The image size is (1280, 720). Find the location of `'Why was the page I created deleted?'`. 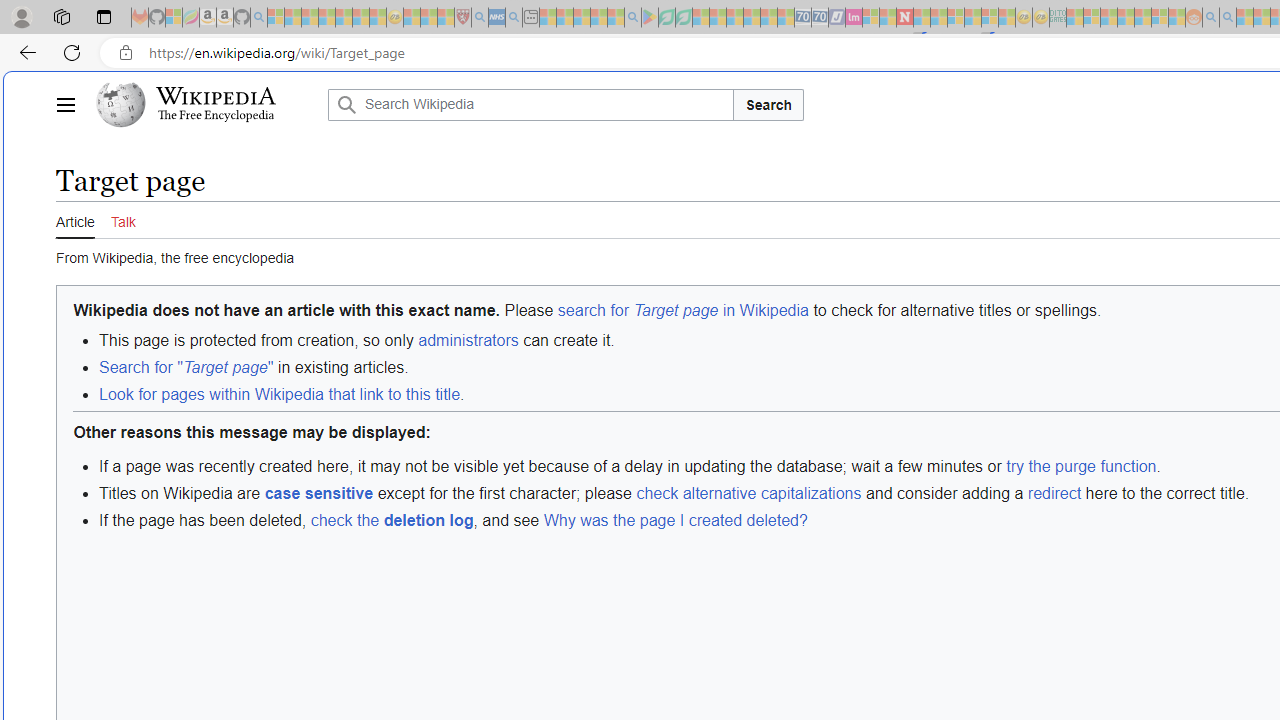

'Why was the page I created deleted?' is located at coordinates (675, 519).